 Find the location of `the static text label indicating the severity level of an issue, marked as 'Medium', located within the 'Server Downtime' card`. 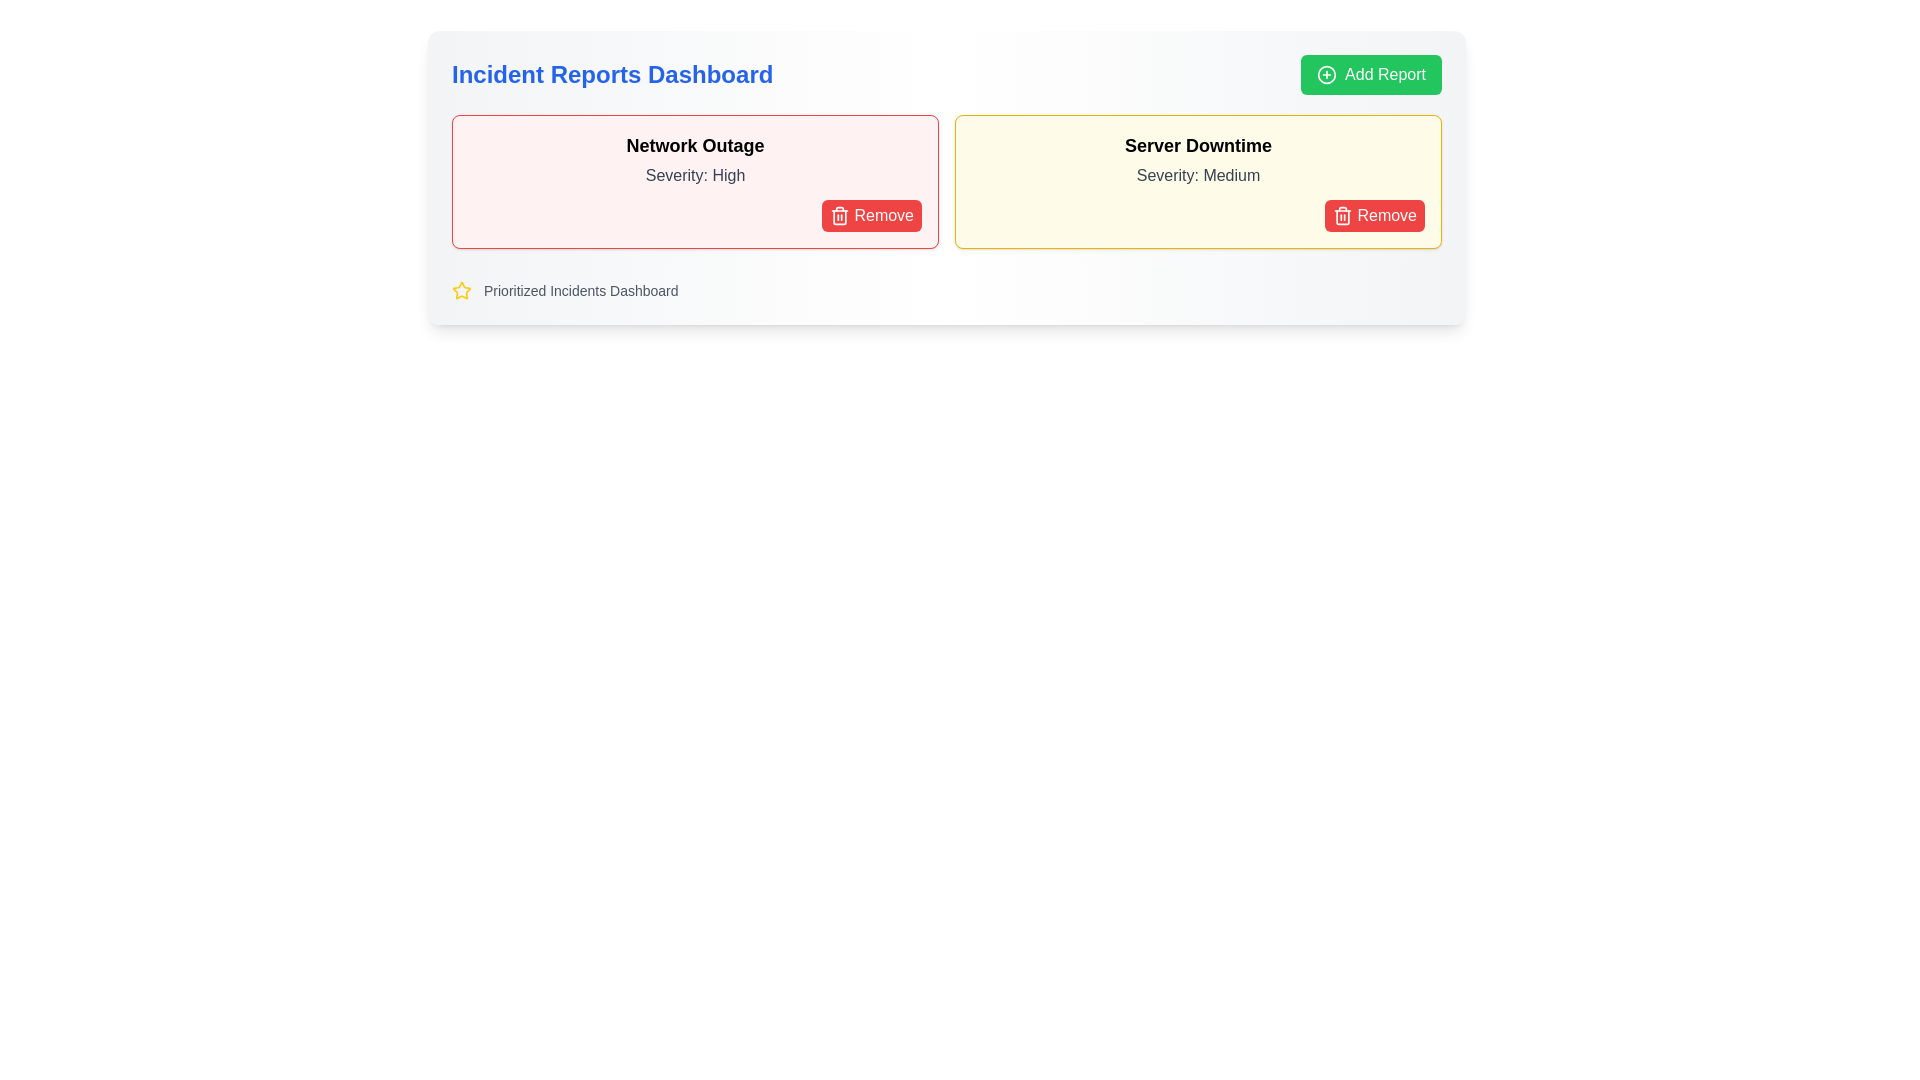

the static text label indicating the severity level of an issue, marked as 'Medium', located within the 'Server Downtime' card is located at coordinates (1198, 175).